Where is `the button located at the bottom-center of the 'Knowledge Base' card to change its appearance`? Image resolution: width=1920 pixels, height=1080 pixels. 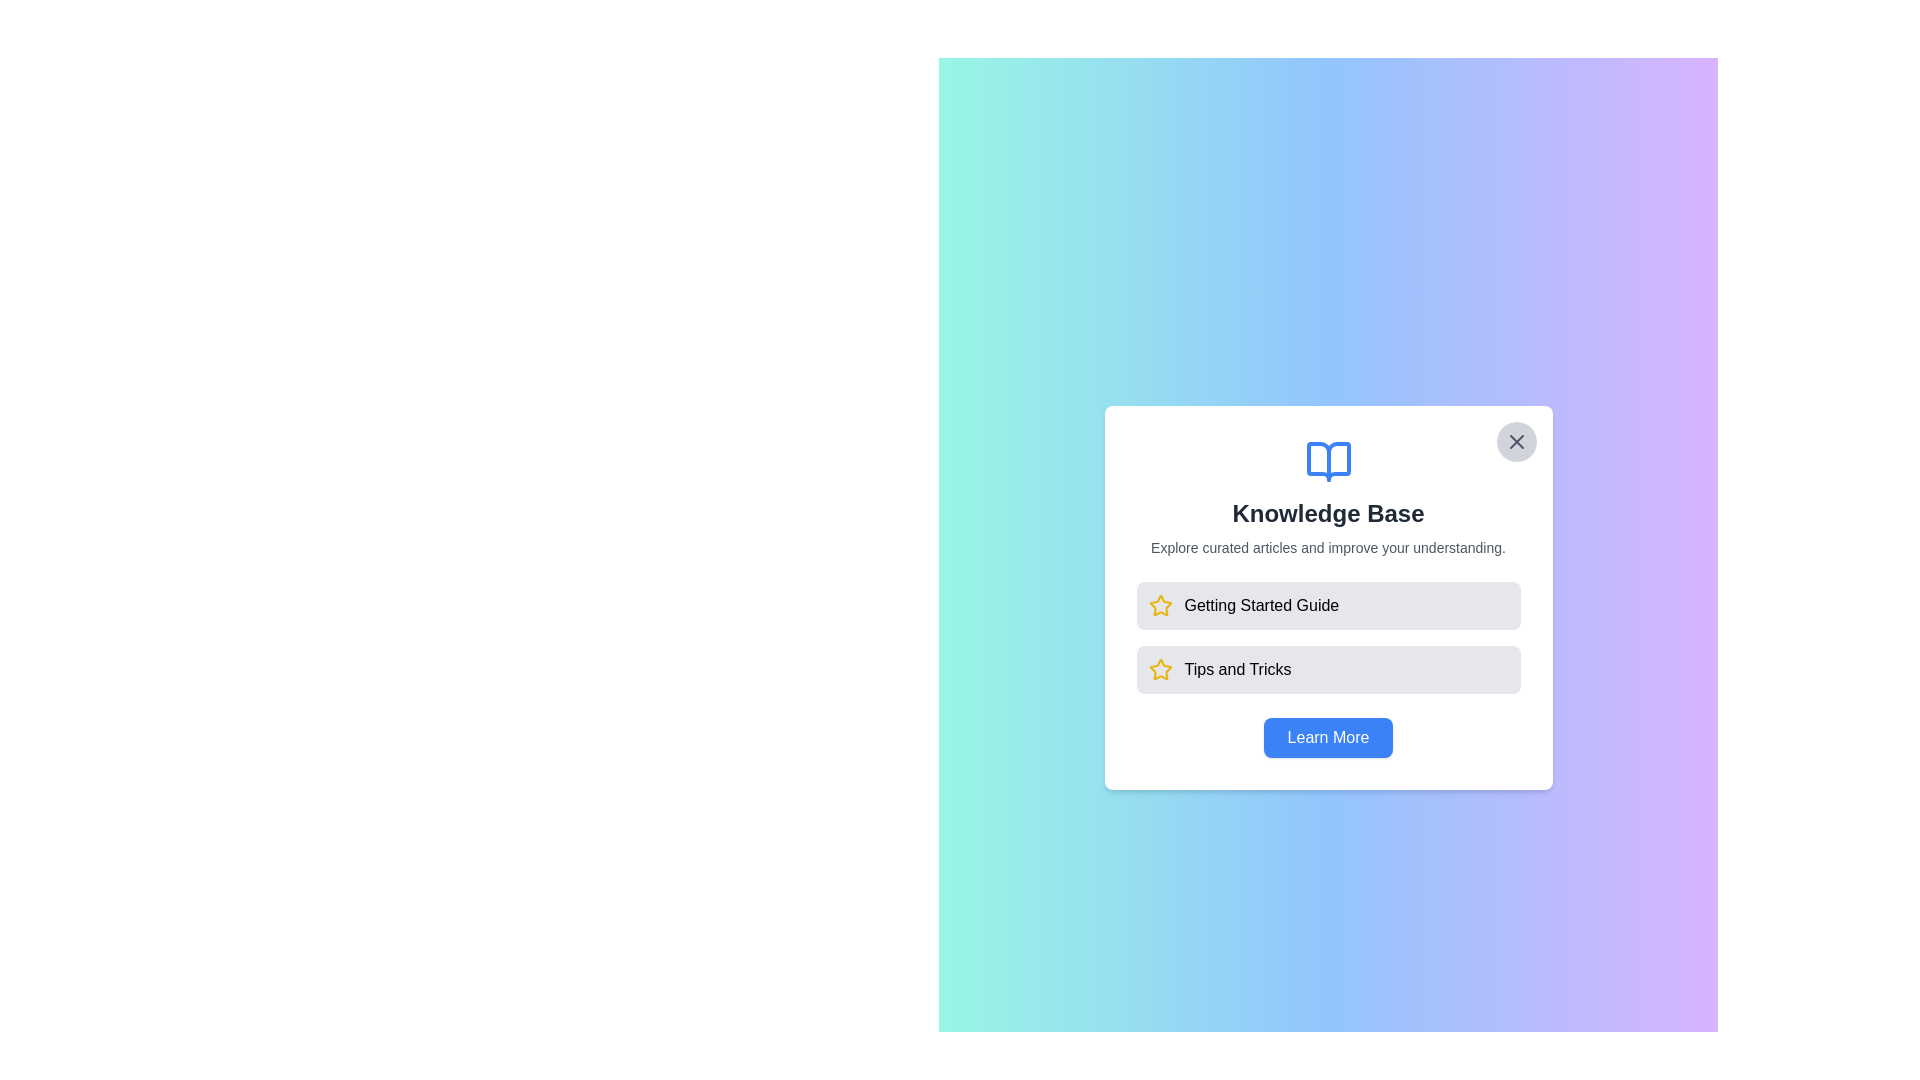
the button located at the bottom-center of the 'Knowledge Base' card to change its appearance is located at coordinates (1328, 737).